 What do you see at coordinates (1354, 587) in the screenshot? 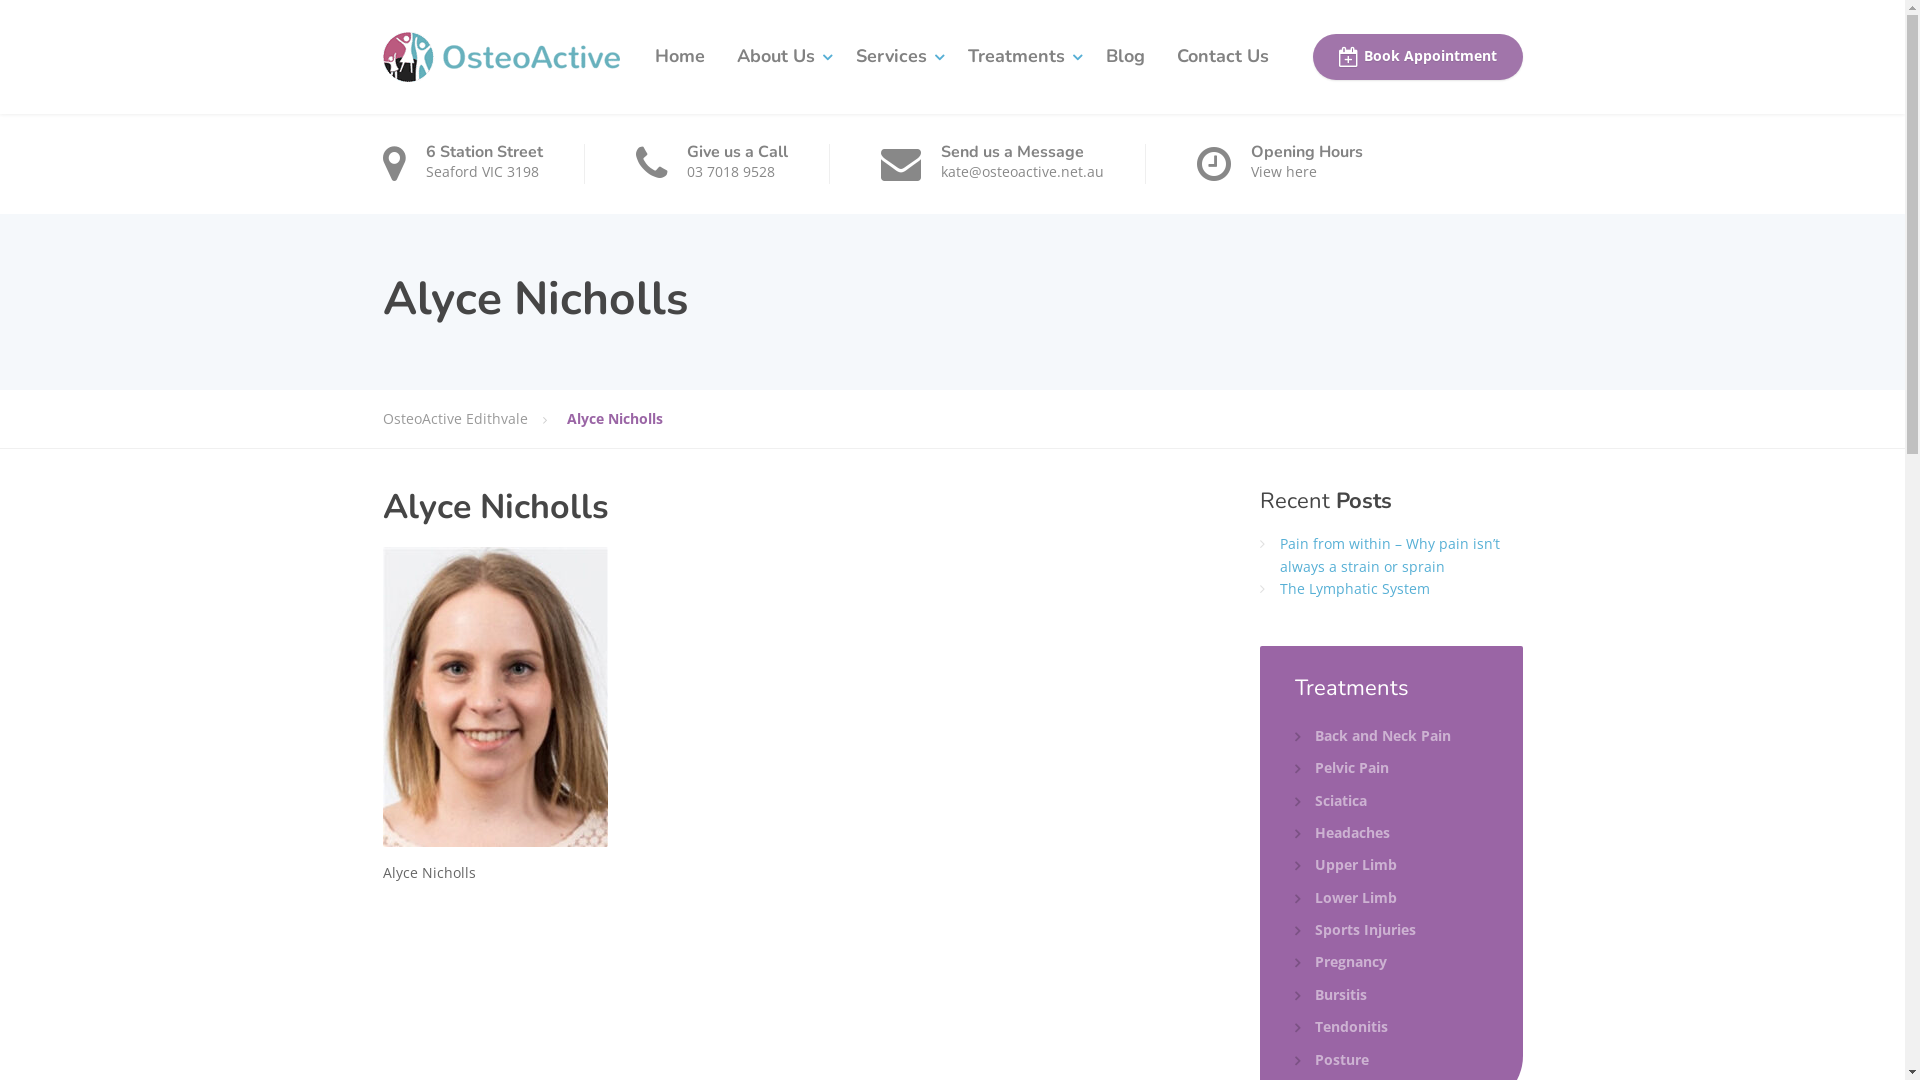
I see `'The Lymphatic System'` at bounding box center [1354, 587].